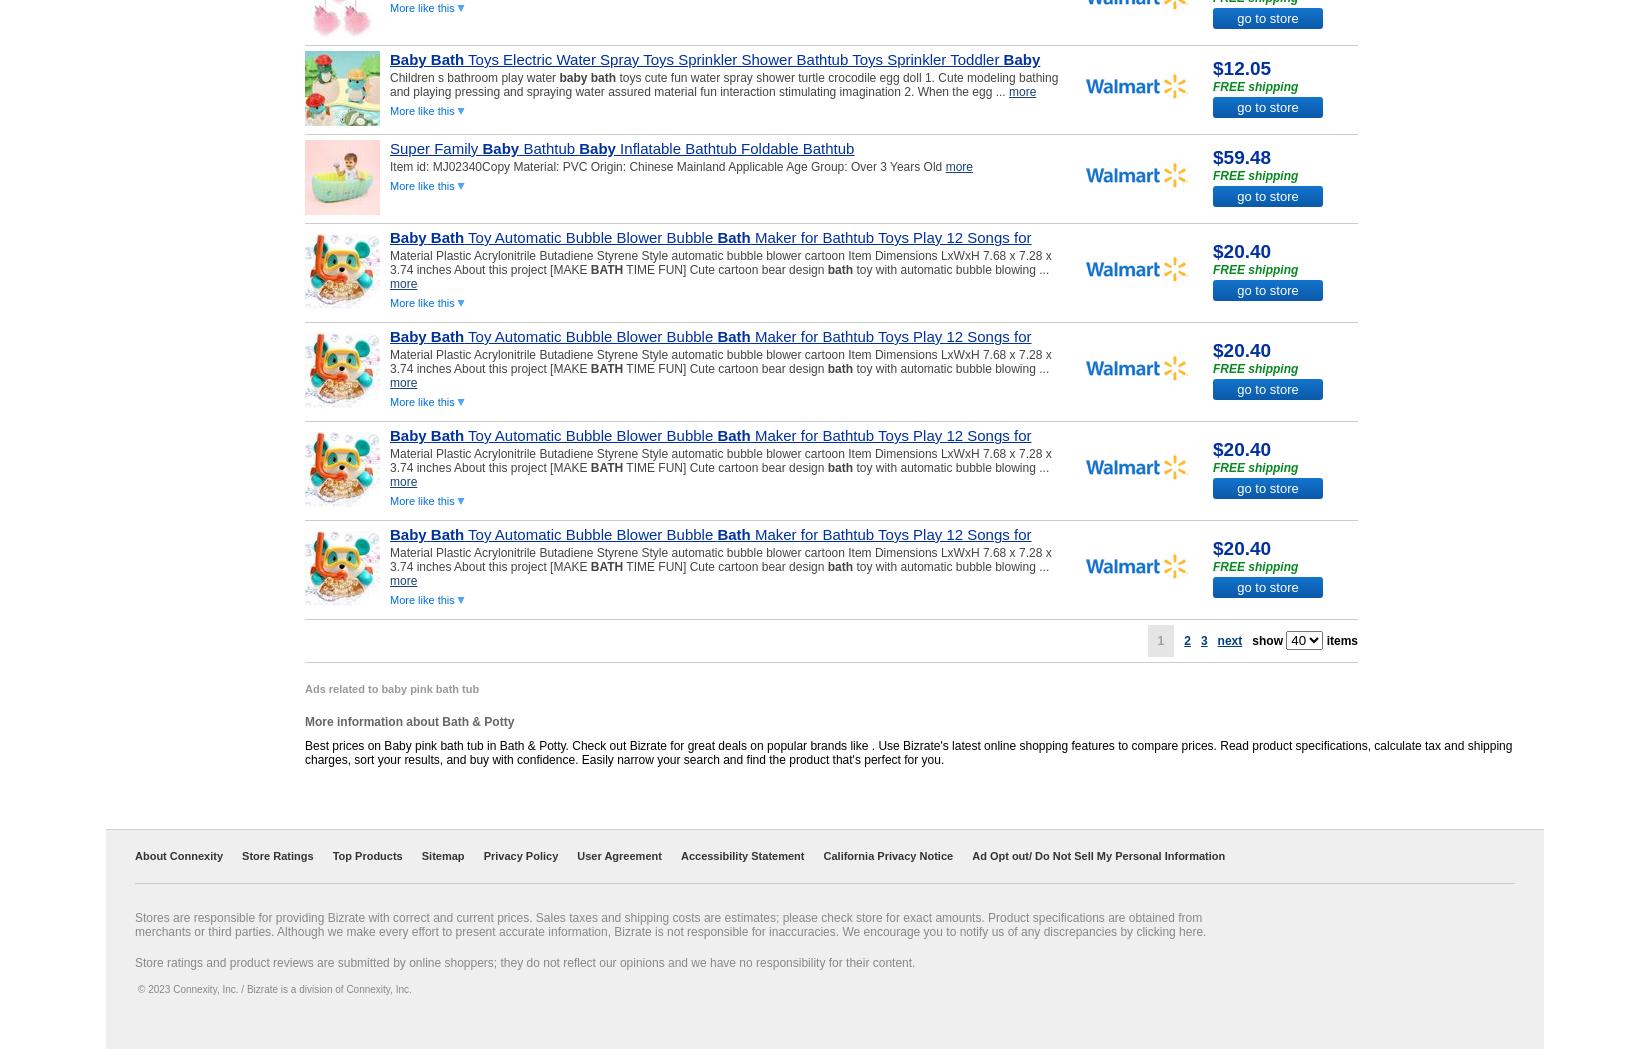 This screenshot has height=1049, width=1650. I want to click on 'Super Family', so click(434, 148).